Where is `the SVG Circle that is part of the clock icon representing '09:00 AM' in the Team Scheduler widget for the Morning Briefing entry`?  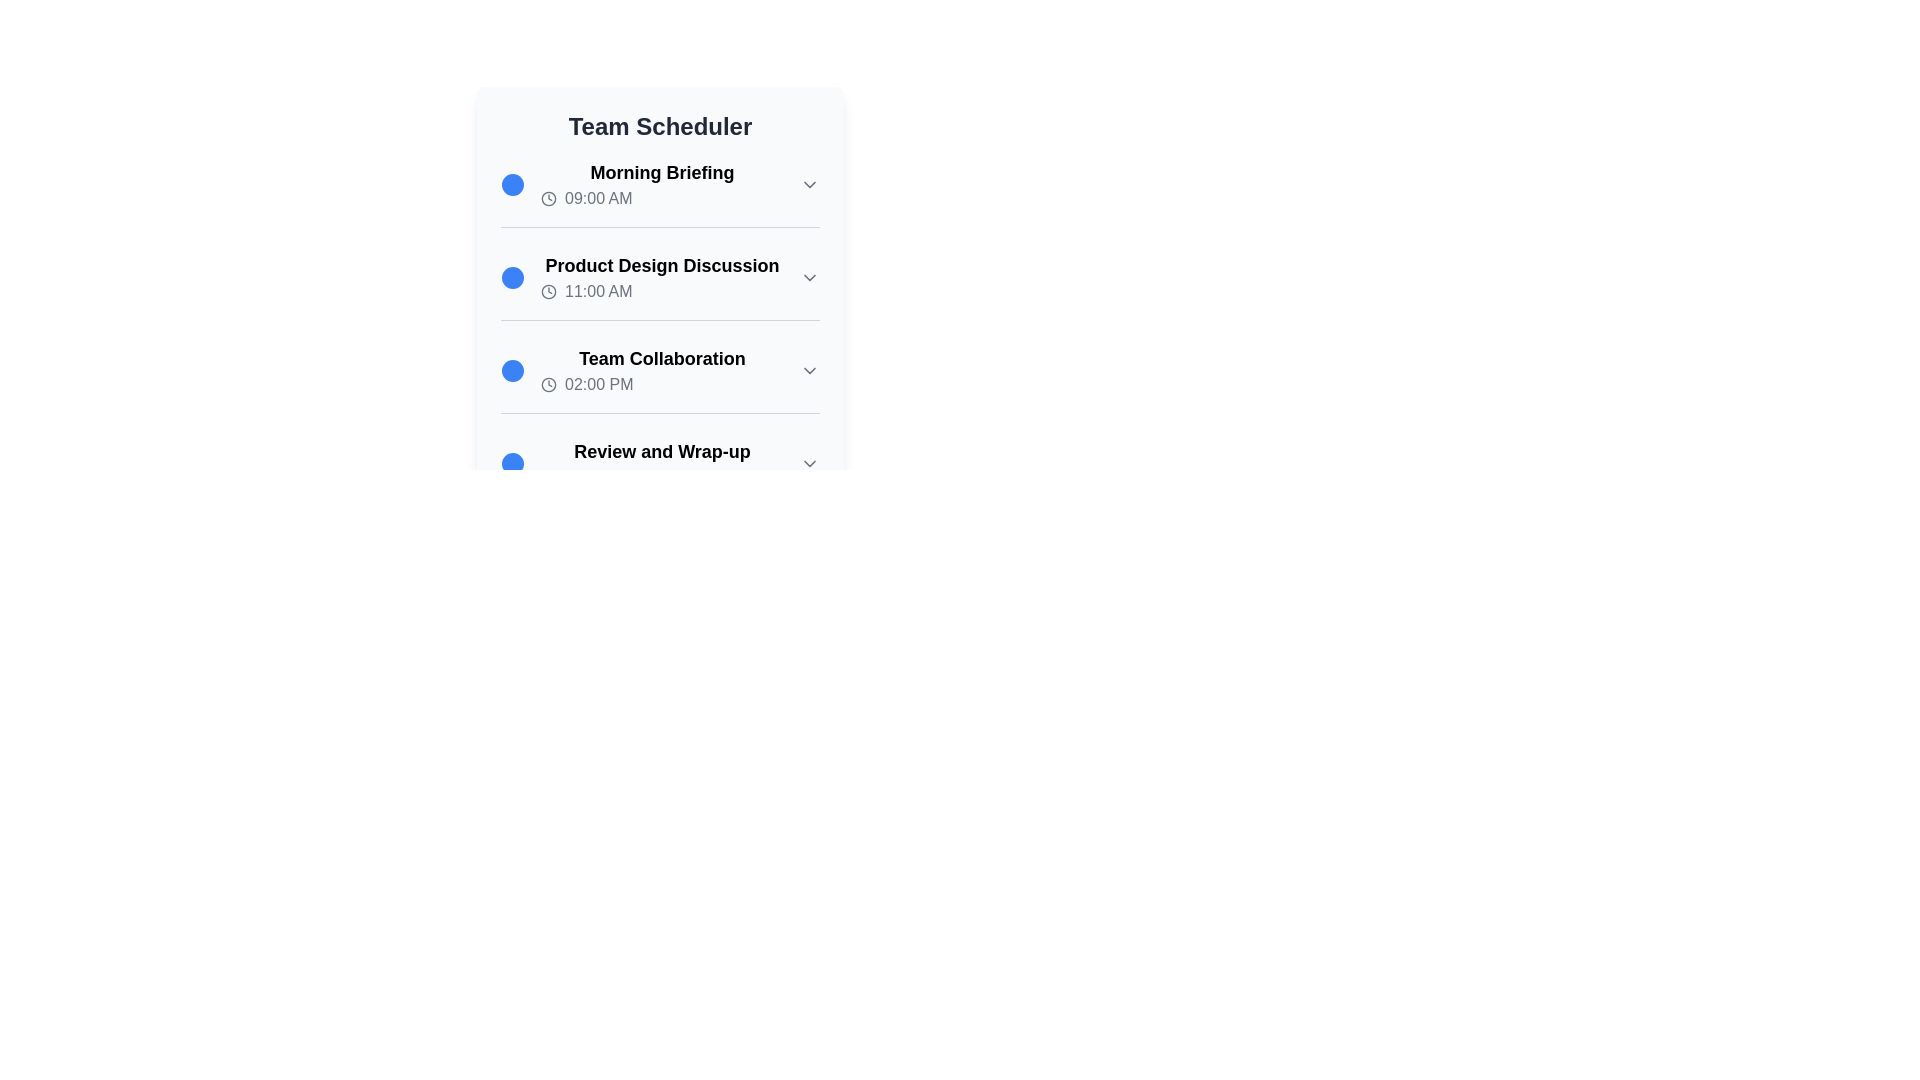
the SVG Circle that is part of the clock icon representing '09:00 AM' in the Team Scheduler widget for the Morning Briefing entry is located at coordinates (548, 199).